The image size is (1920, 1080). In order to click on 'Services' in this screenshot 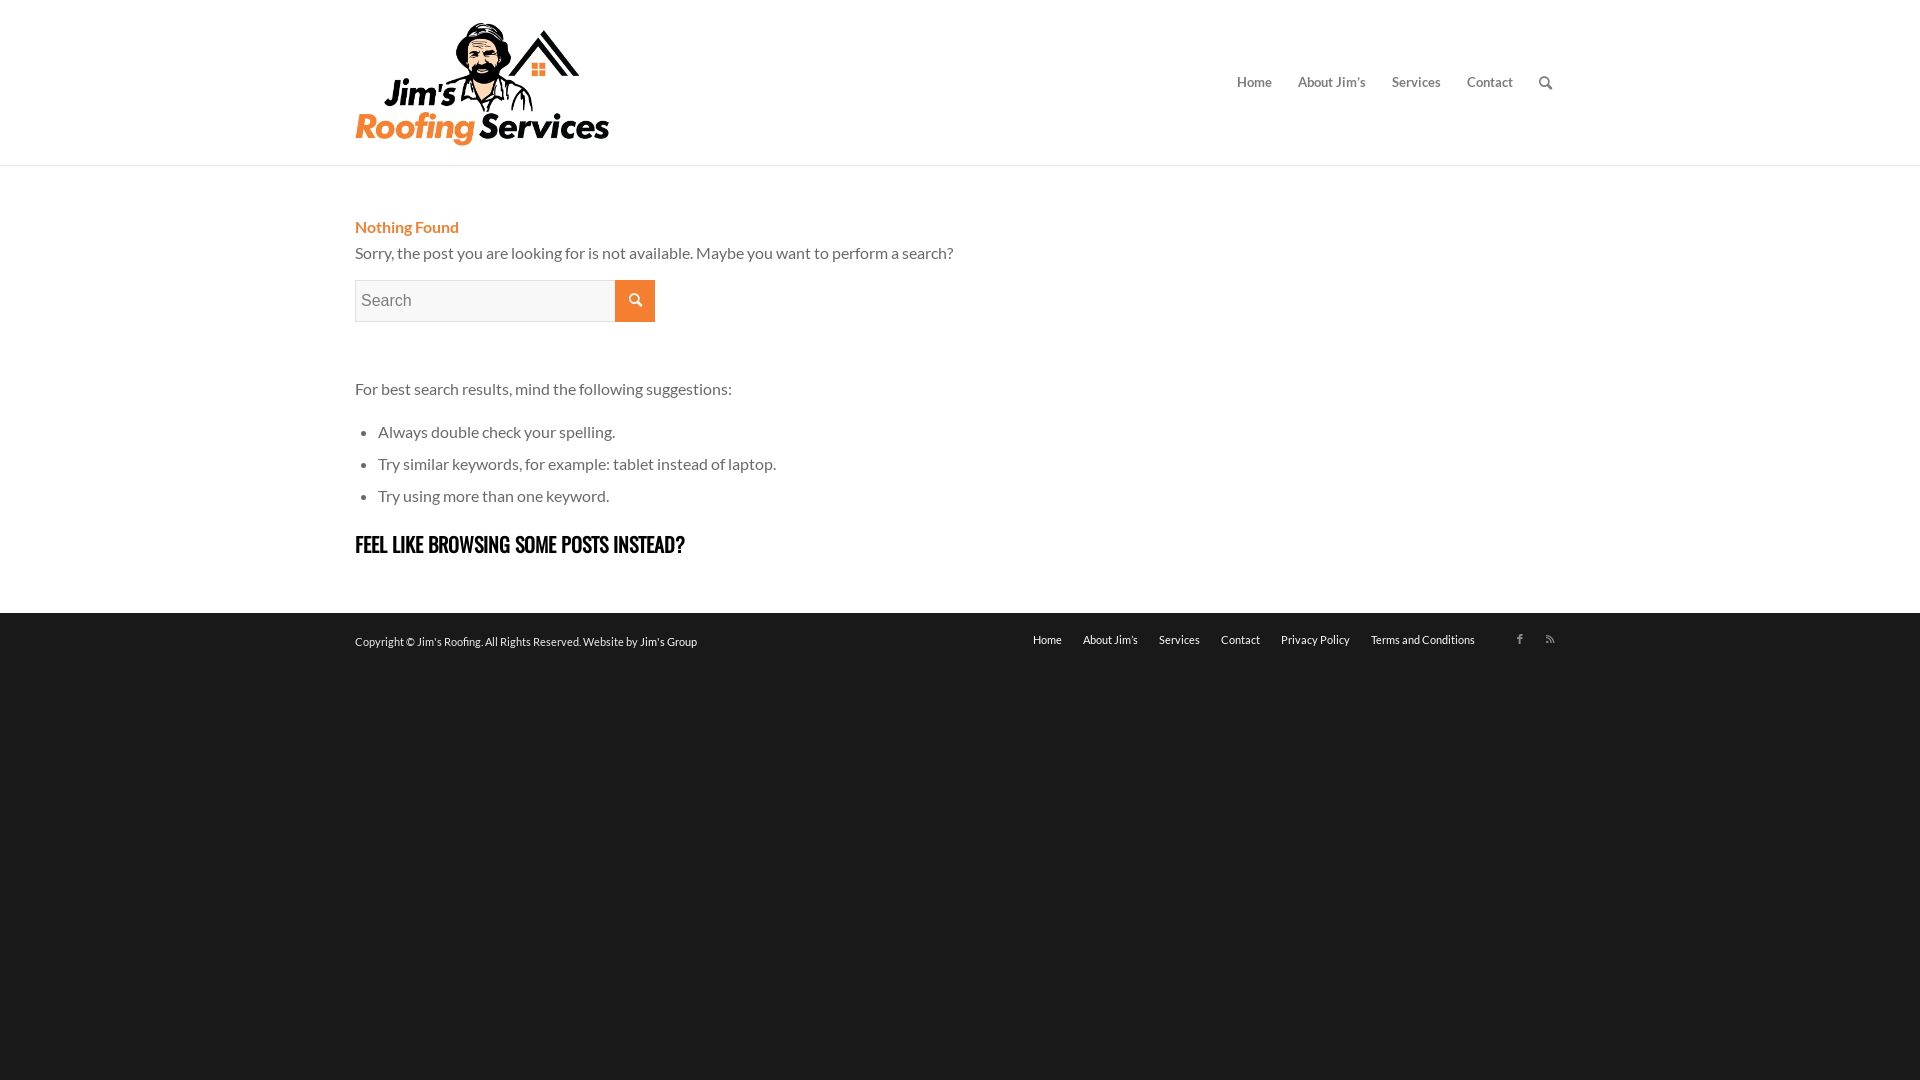, I will do `click(1415, 81)`.